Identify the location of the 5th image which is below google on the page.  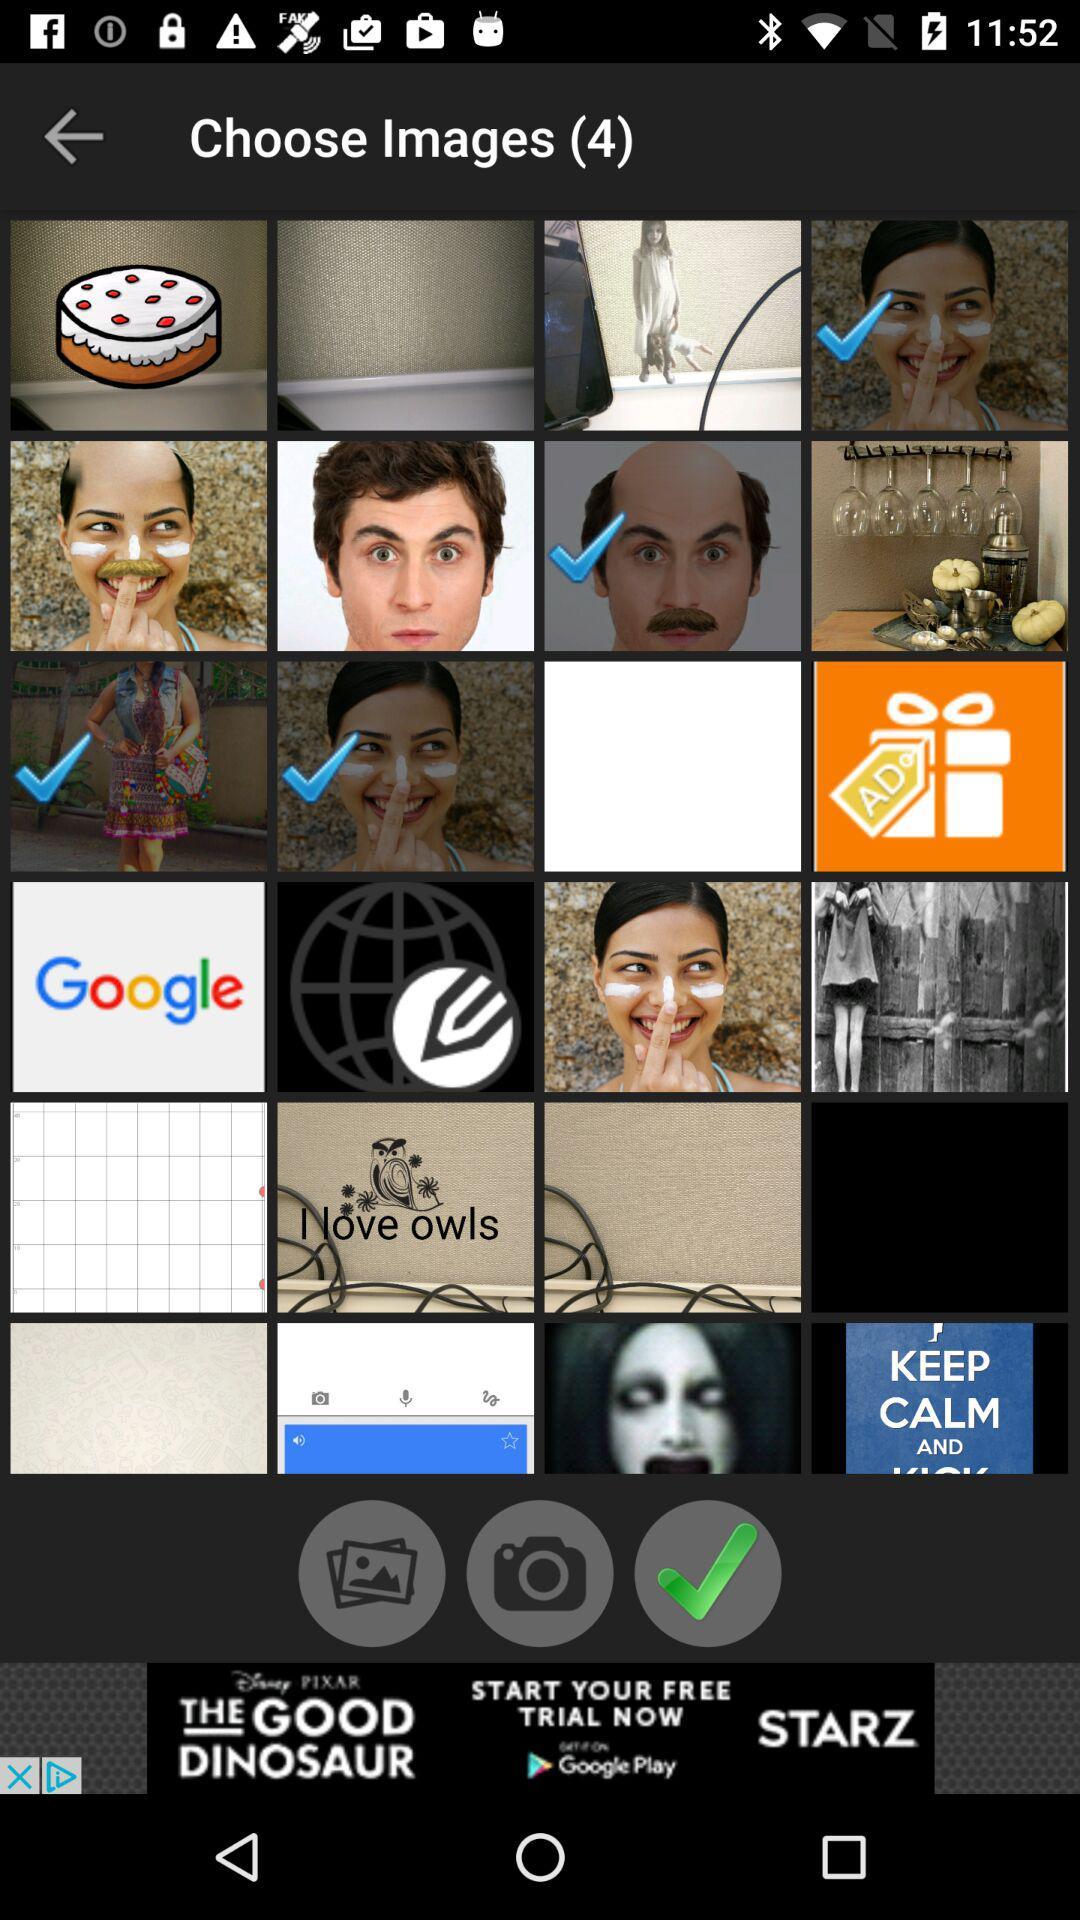
(137, 1207).